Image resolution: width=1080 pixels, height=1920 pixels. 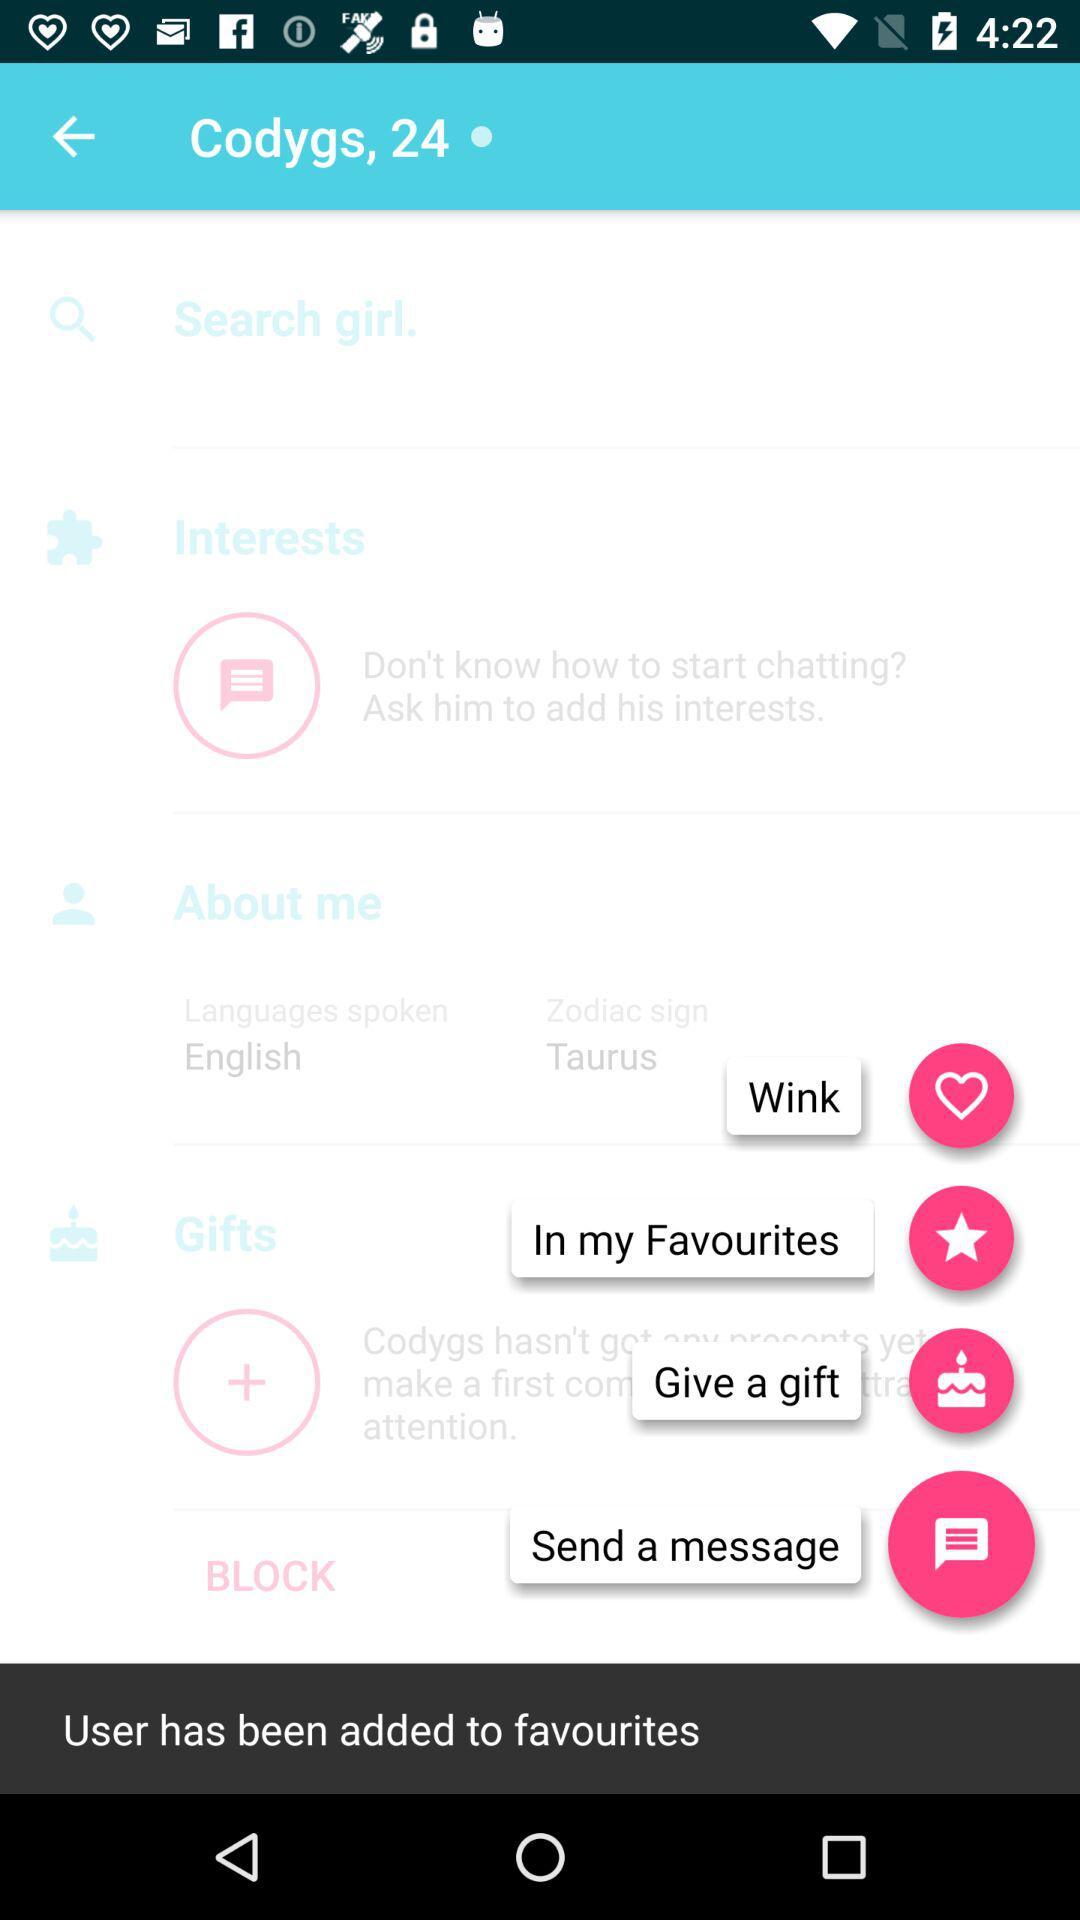 I want to click on the add icon, so click(x=245, y=1381).